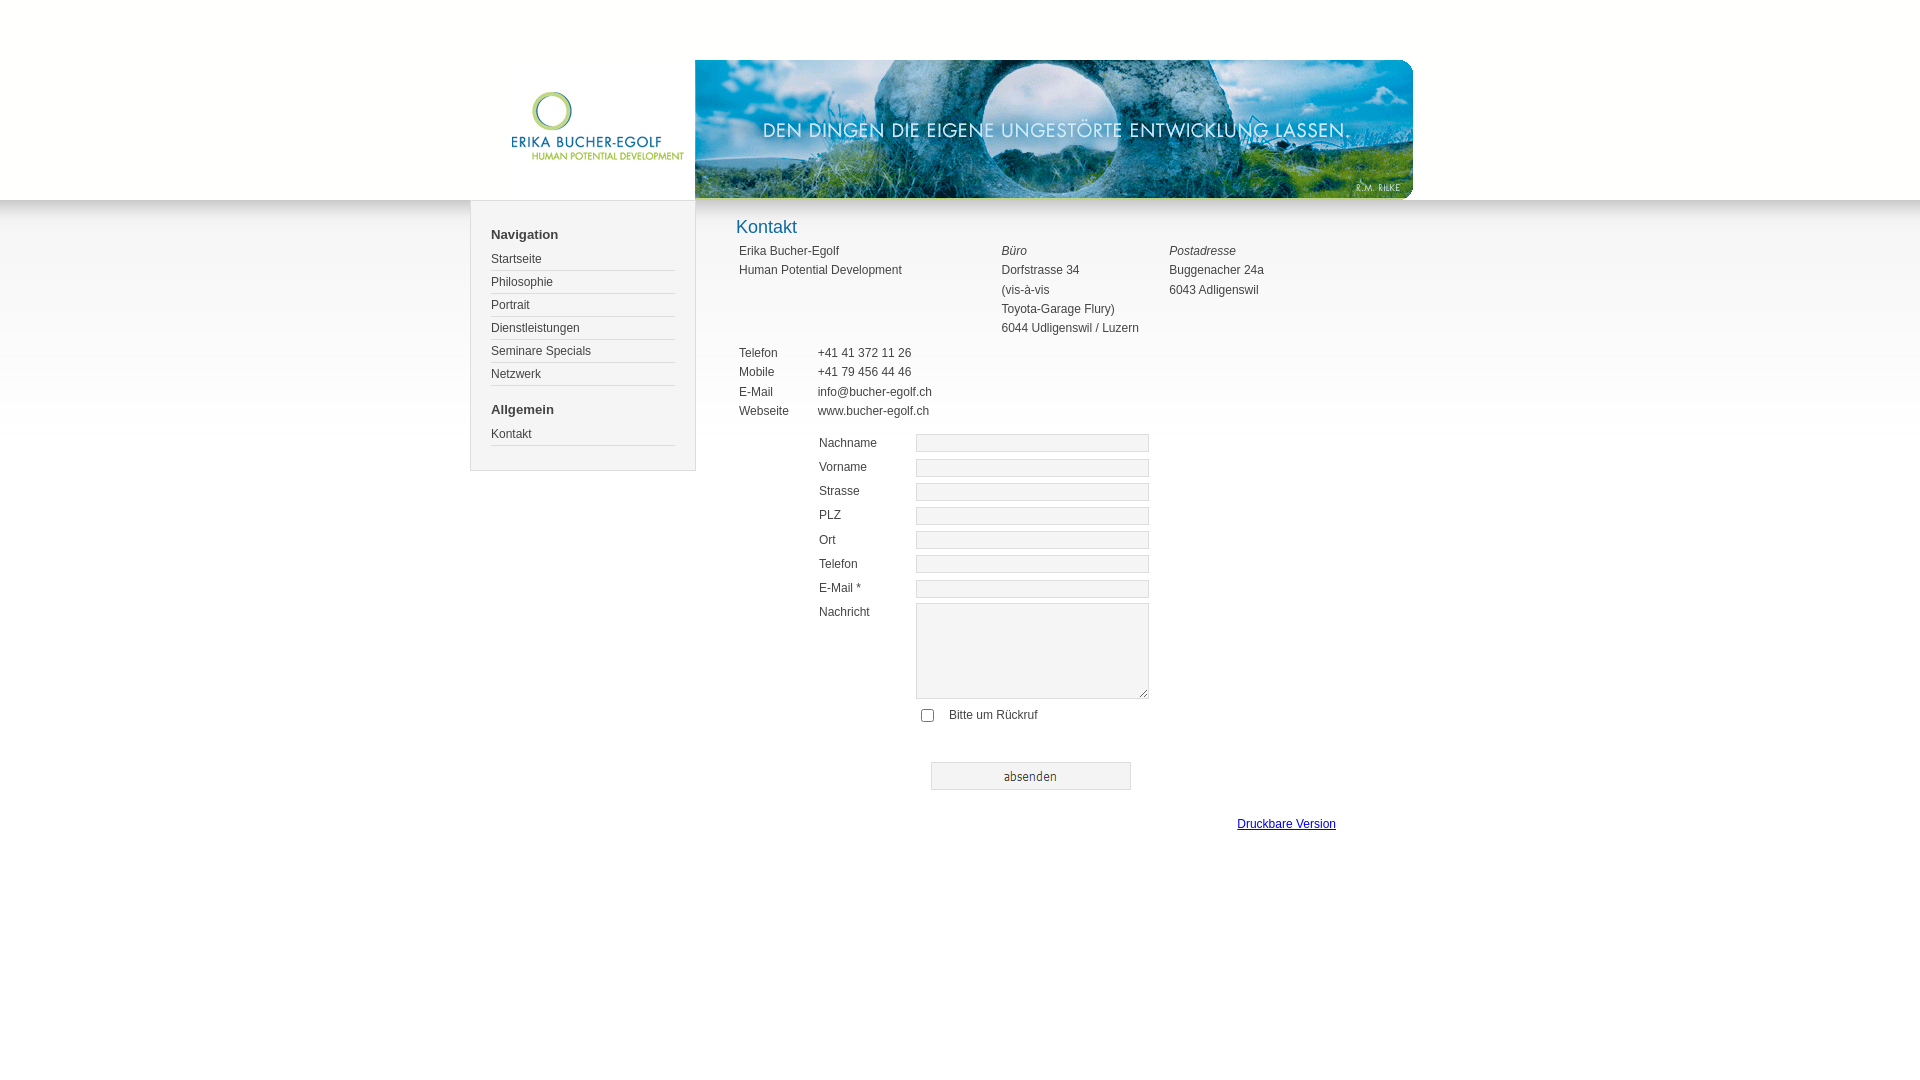 The height and width of the screenshot is (1080, 1920). What do you see at coordinates (490, 258) in the screenshot?
I see `'Startseite'` at bounding box center [490, 258].